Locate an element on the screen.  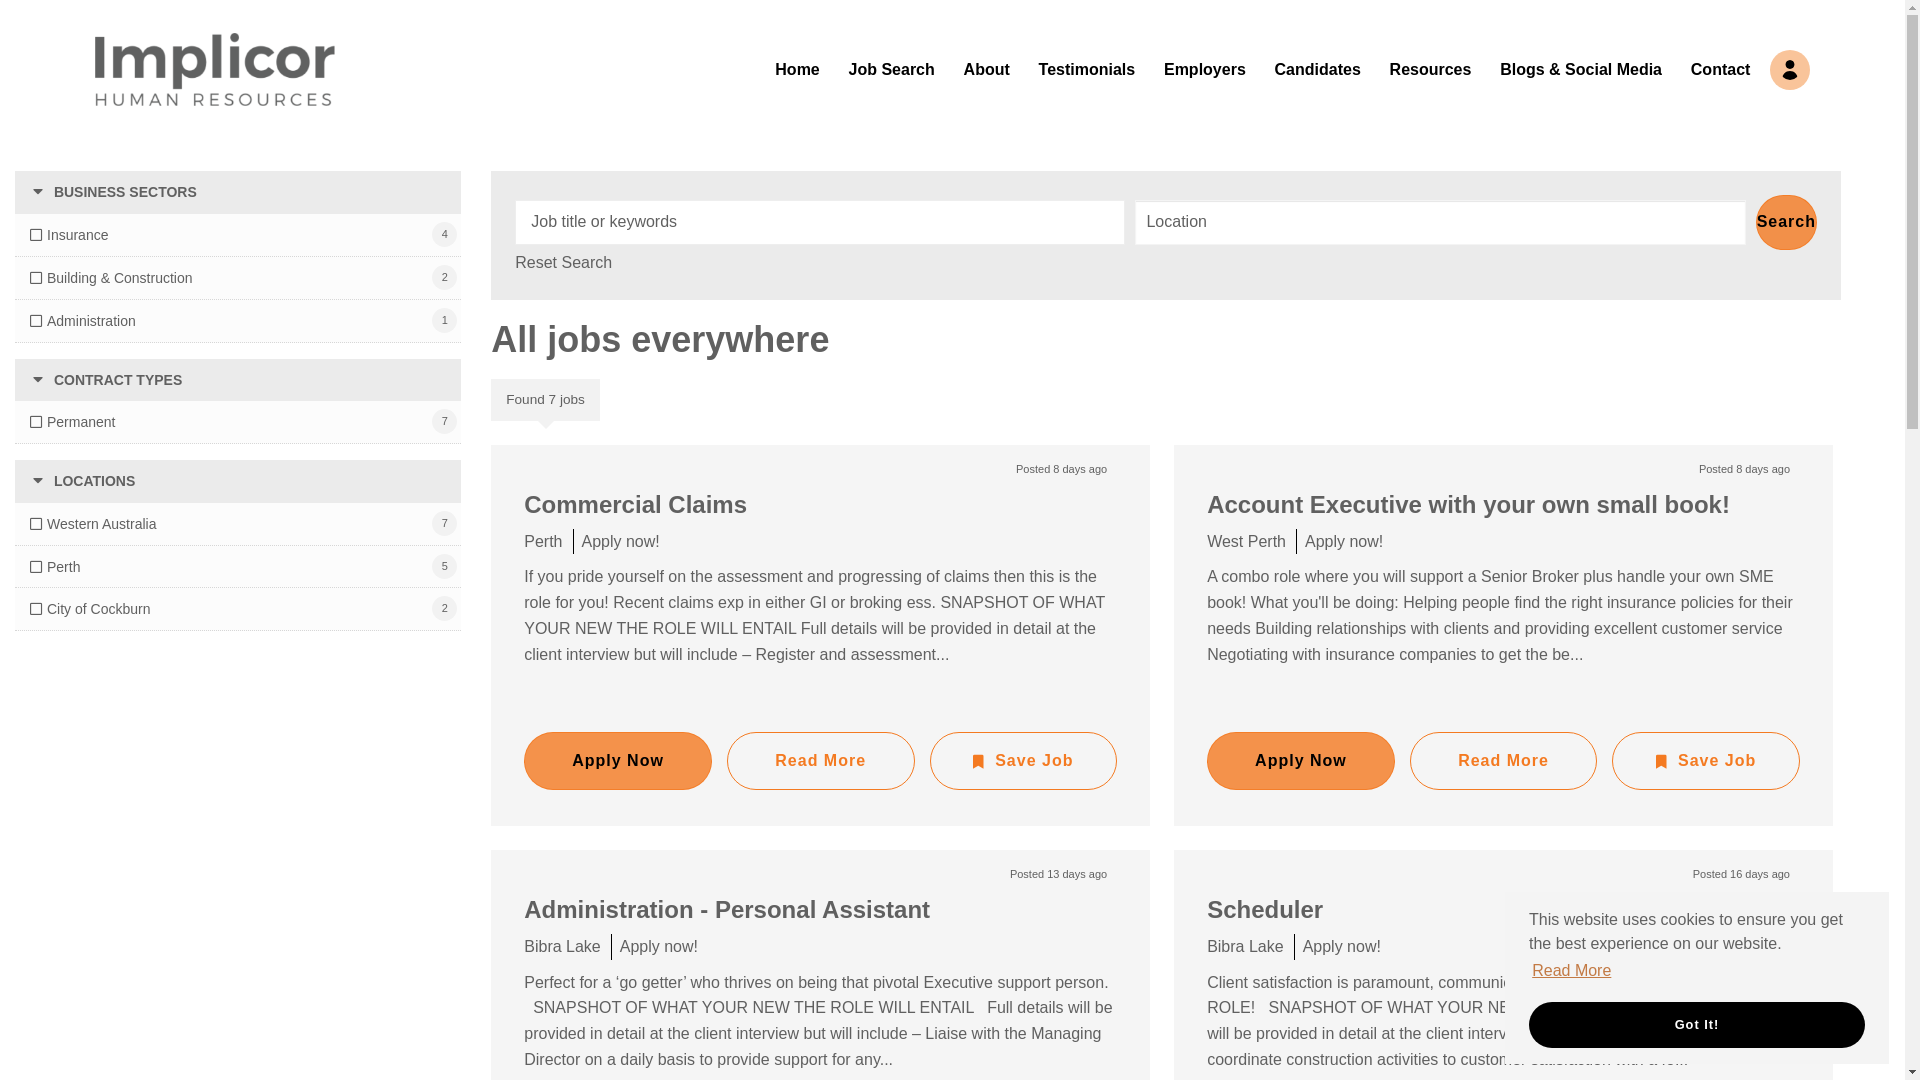
'Scheduler' is located at coordinates (1264, 909).